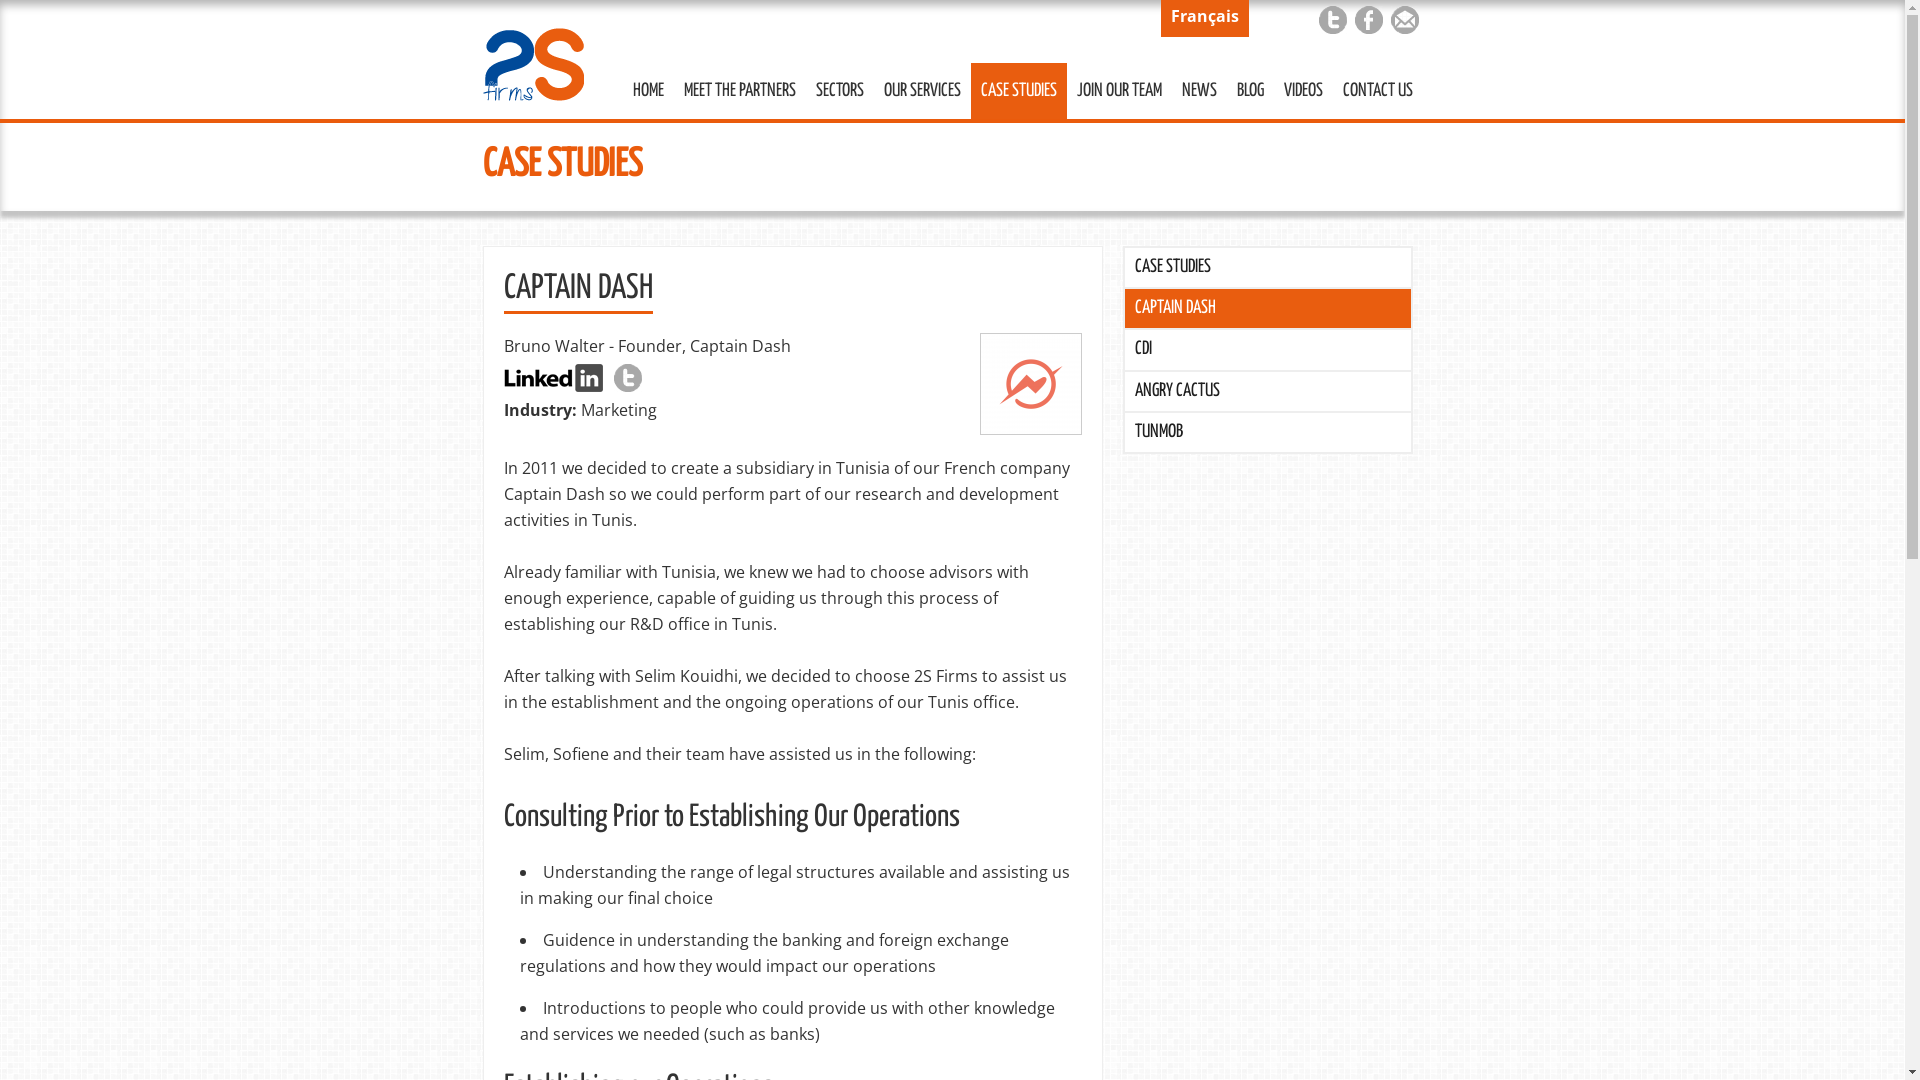  Describe the element at coordinates (1248, 91) in the screenshot. I see `'BLOG'` at that location.